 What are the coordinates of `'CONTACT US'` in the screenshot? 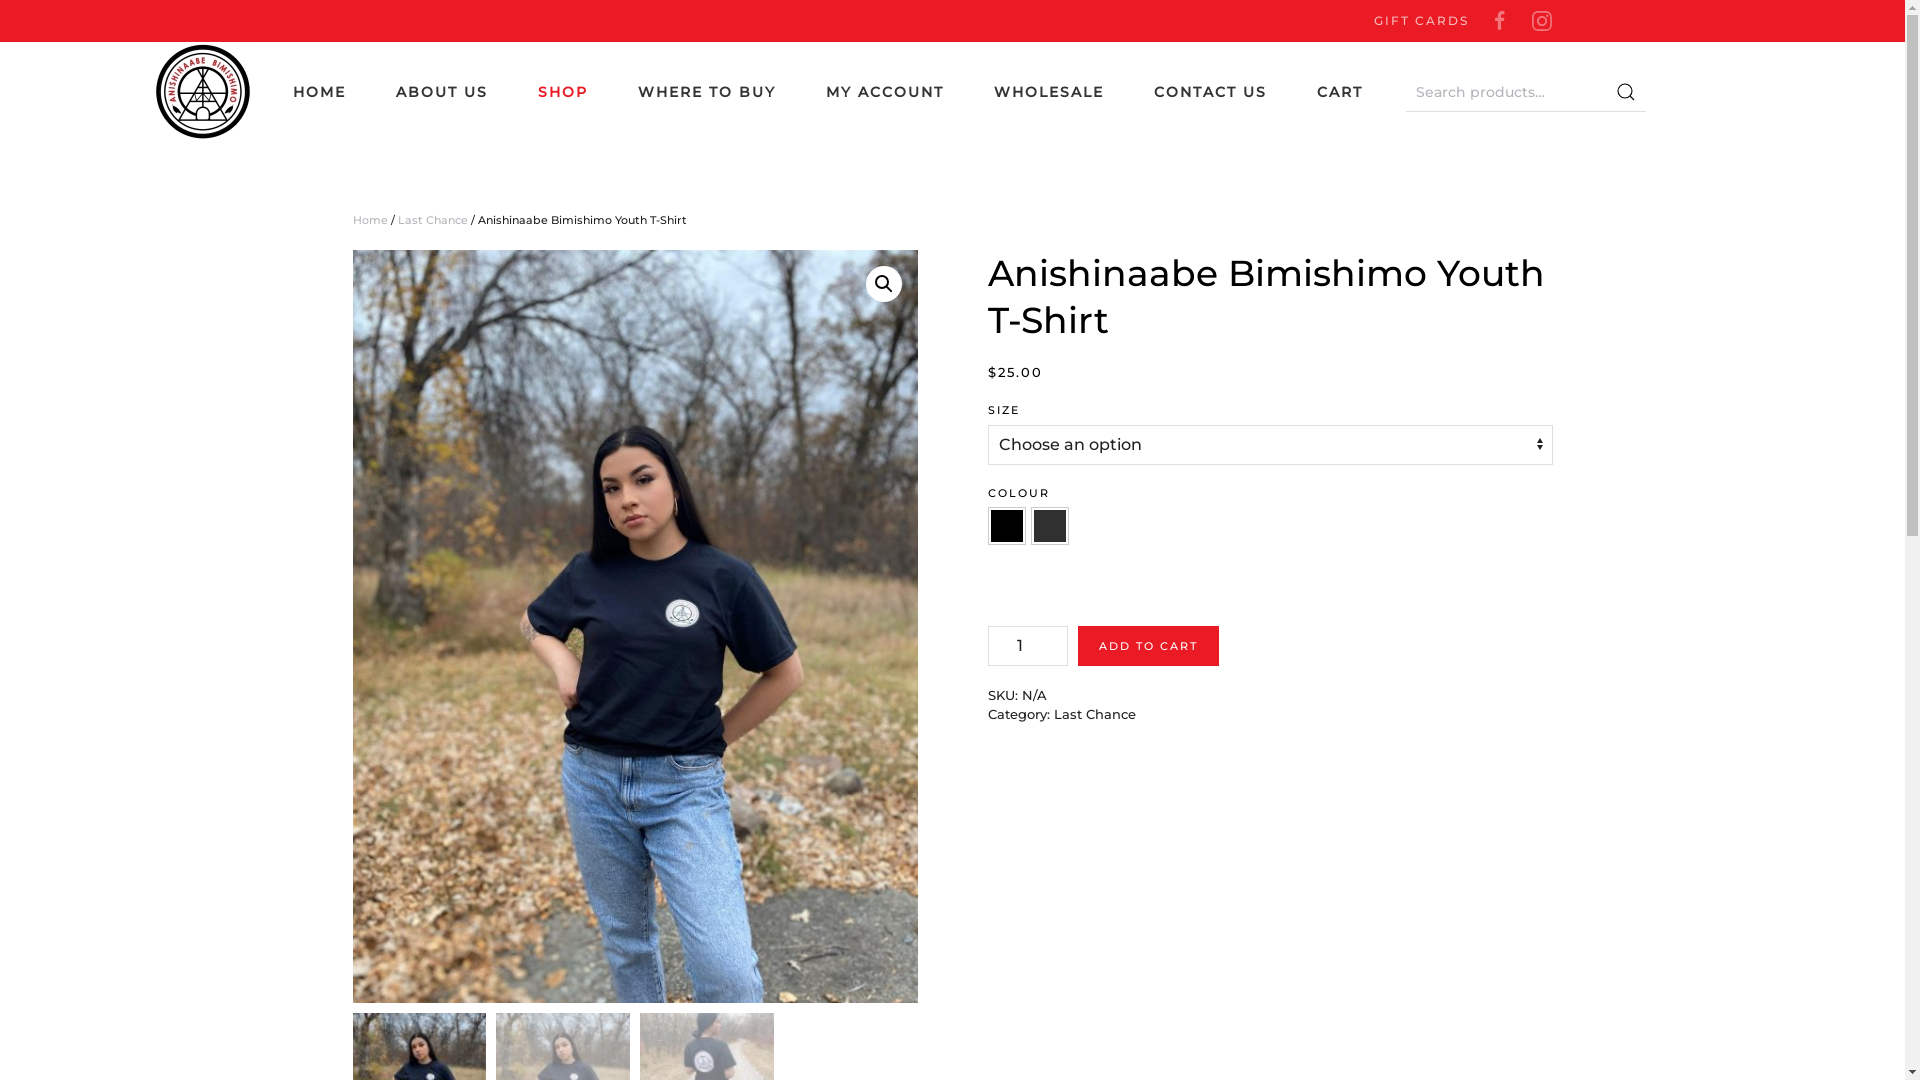 It's located at (1209, 92).